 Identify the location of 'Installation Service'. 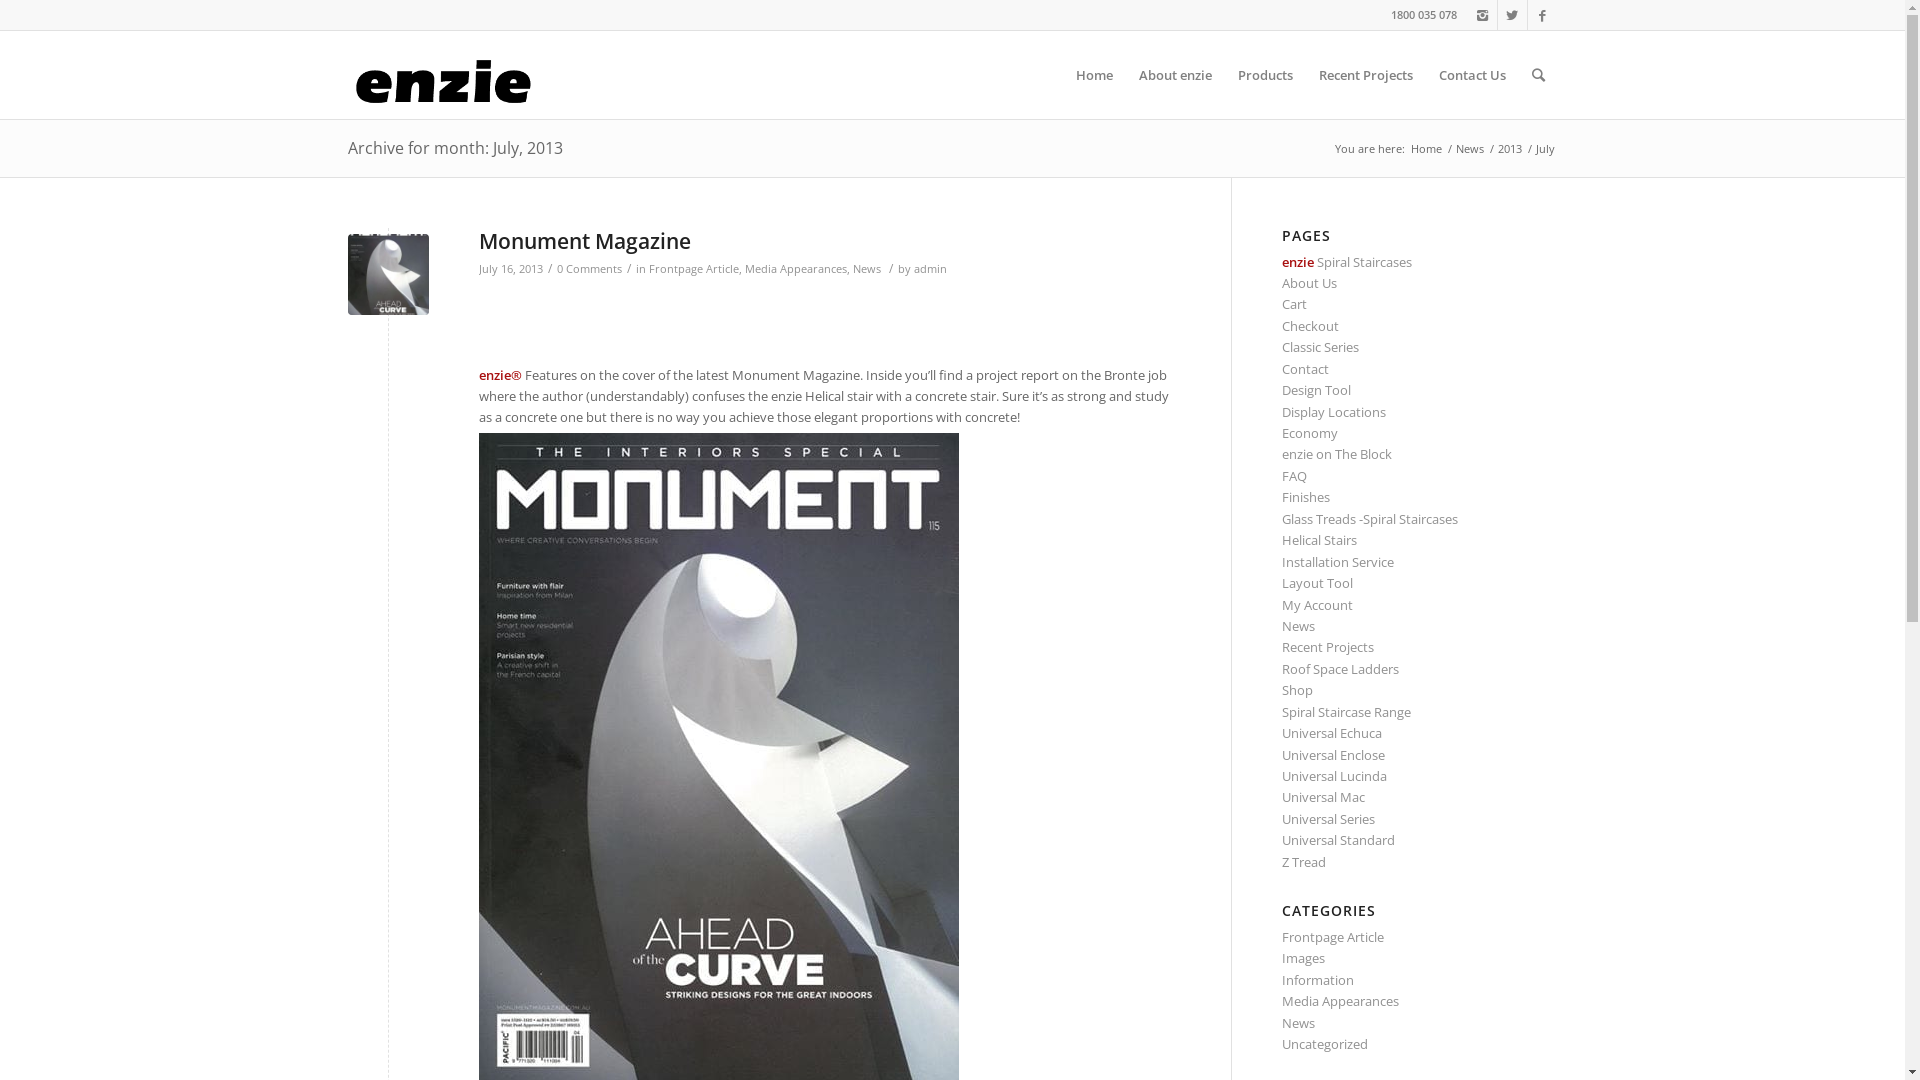
(1281, 562).